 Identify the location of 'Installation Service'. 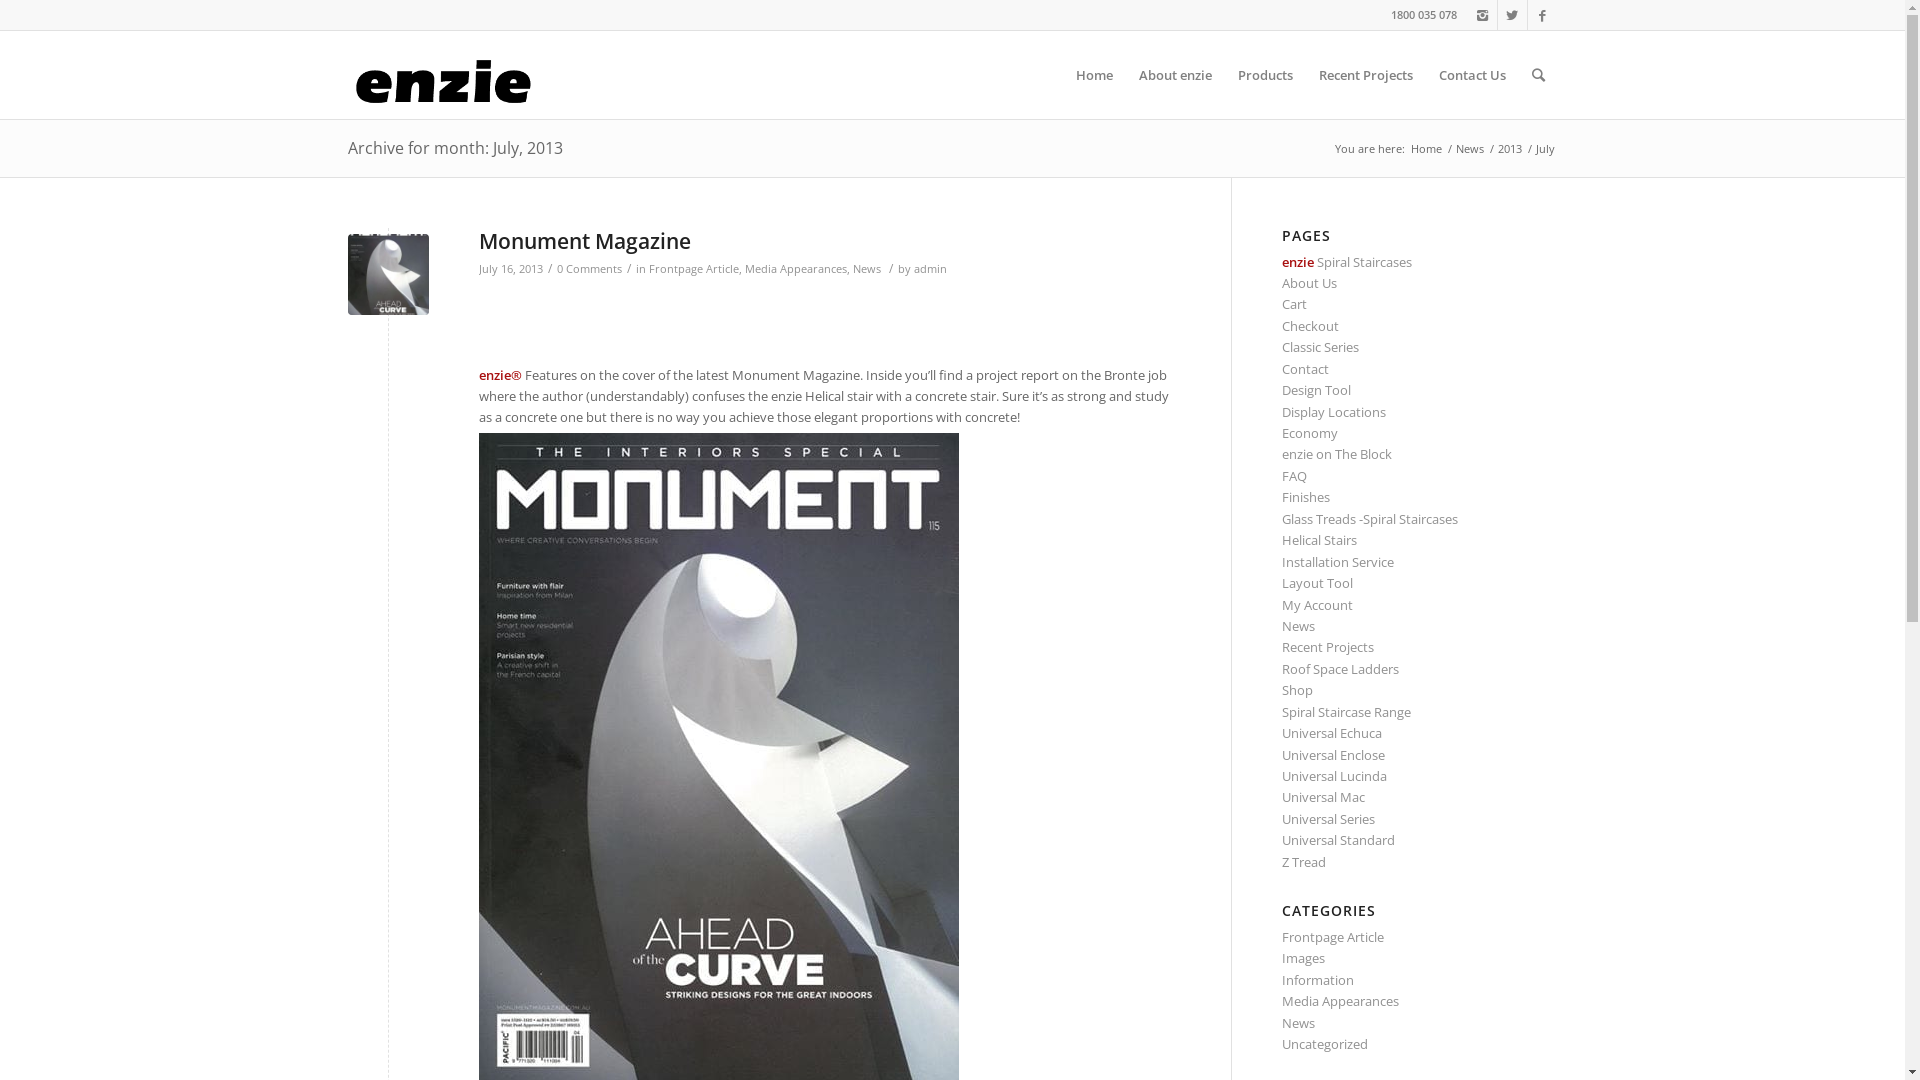
(1281, 562).